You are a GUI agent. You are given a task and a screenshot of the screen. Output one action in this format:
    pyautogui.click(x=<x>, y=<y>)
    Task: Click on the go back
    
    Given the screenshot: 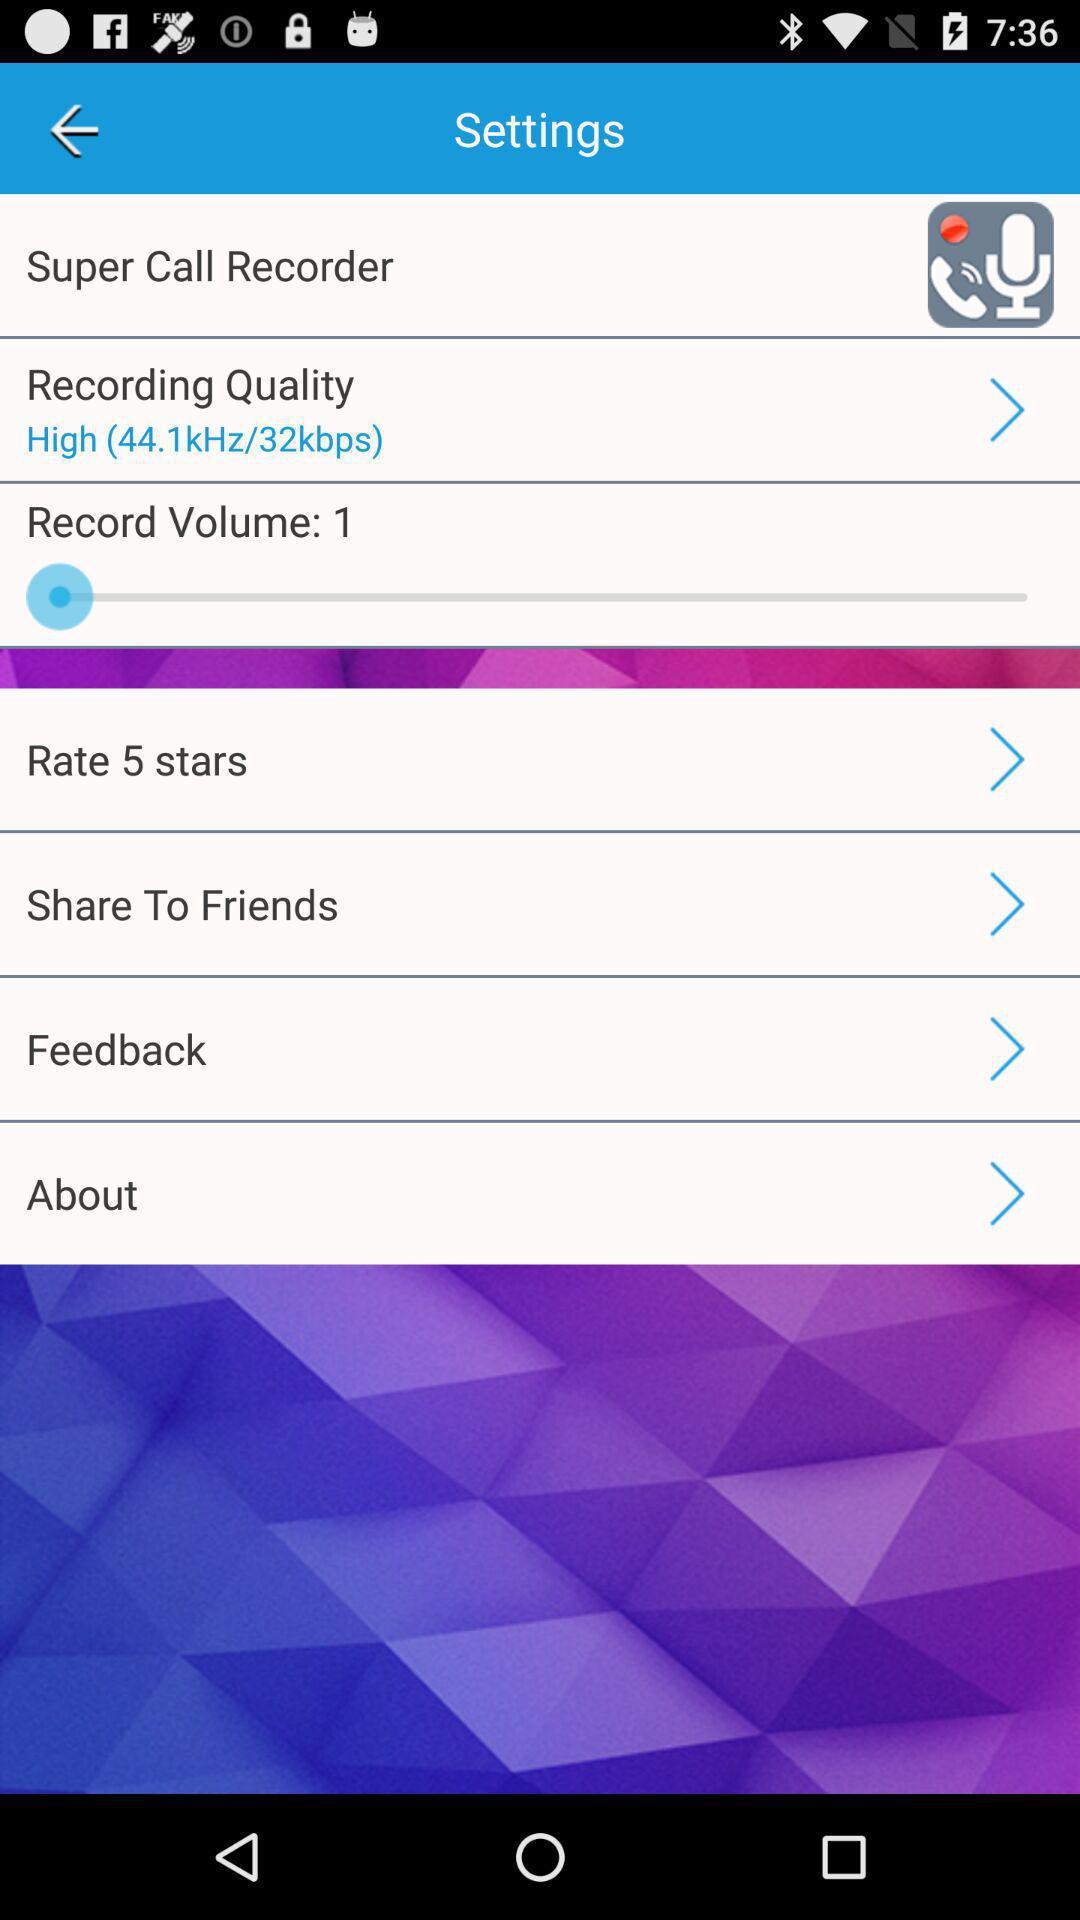 What is the action you would take?
    pyautogui.click(x=72, y=127)
    